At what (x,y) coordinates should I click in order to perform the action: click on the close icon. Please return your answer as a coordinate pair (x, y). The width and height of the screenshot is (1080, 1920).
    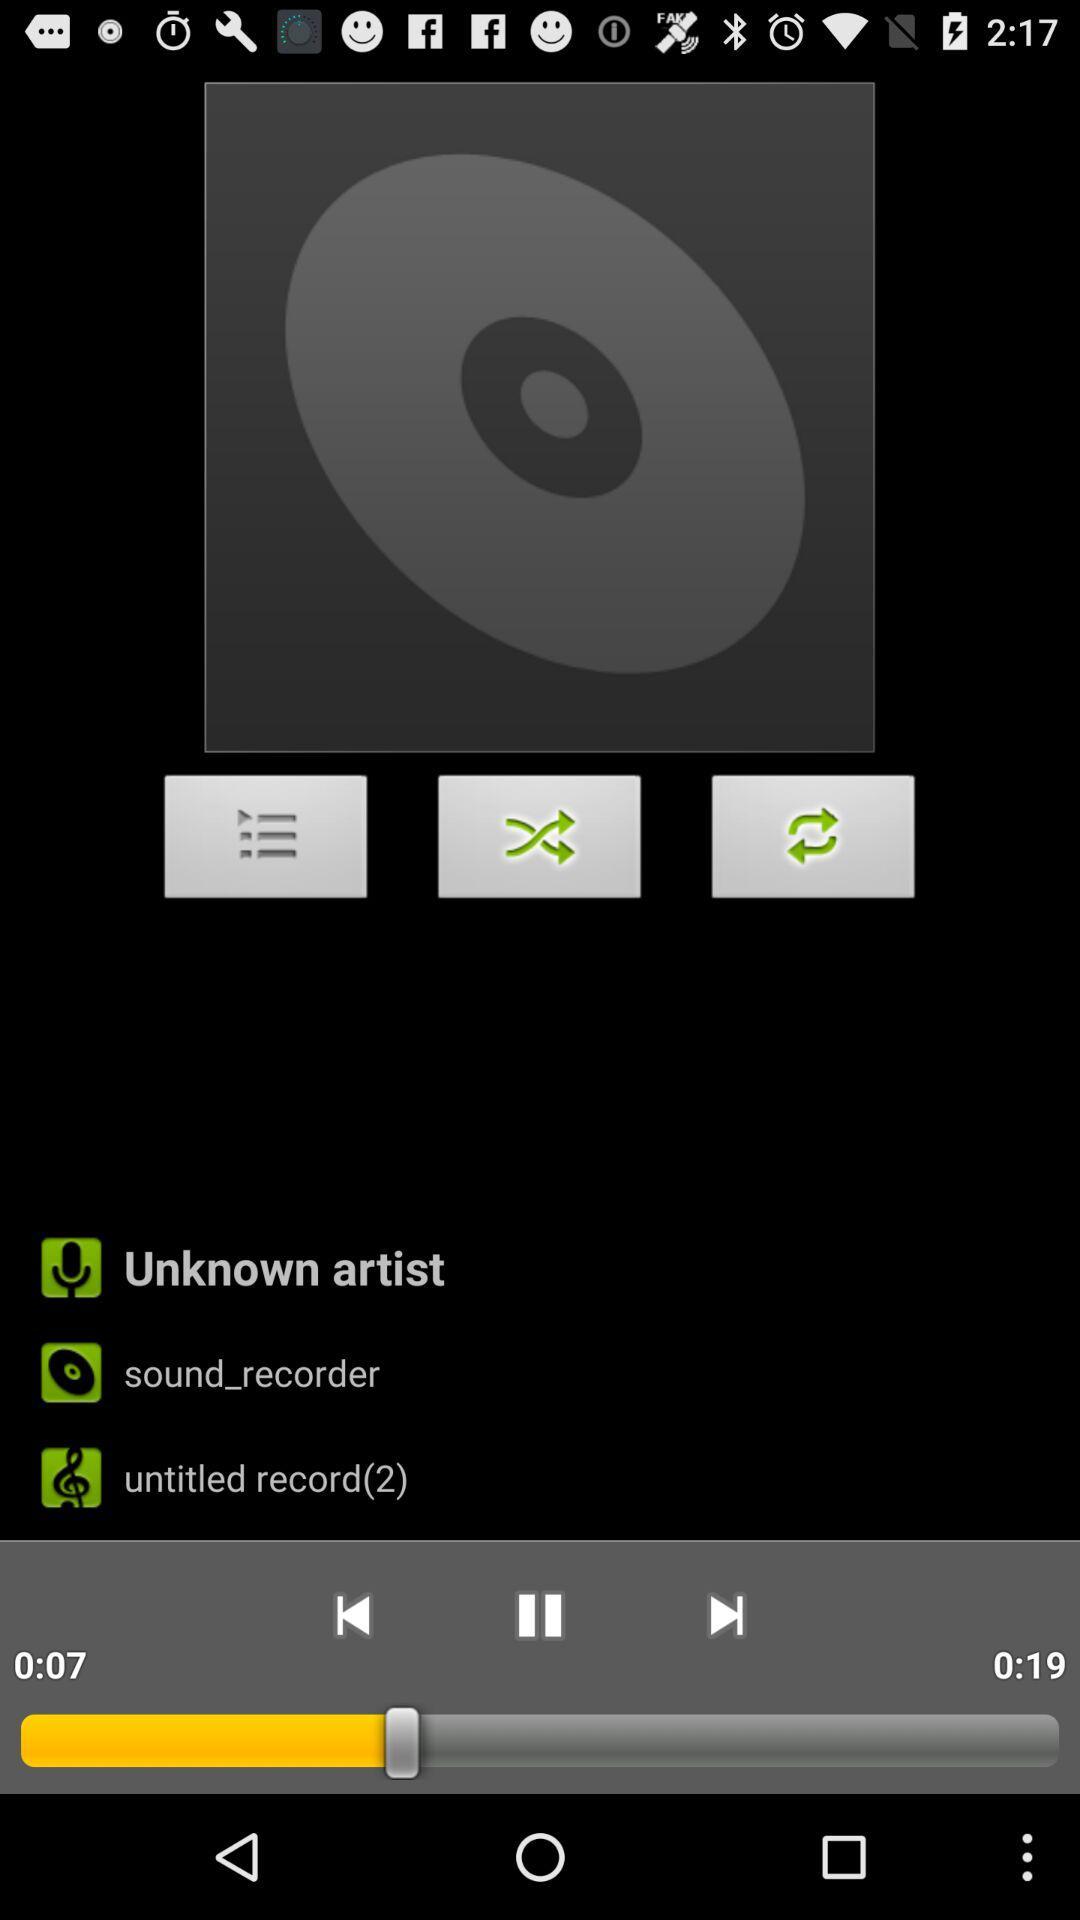
    Looking at the image, I should click on (540, 900).